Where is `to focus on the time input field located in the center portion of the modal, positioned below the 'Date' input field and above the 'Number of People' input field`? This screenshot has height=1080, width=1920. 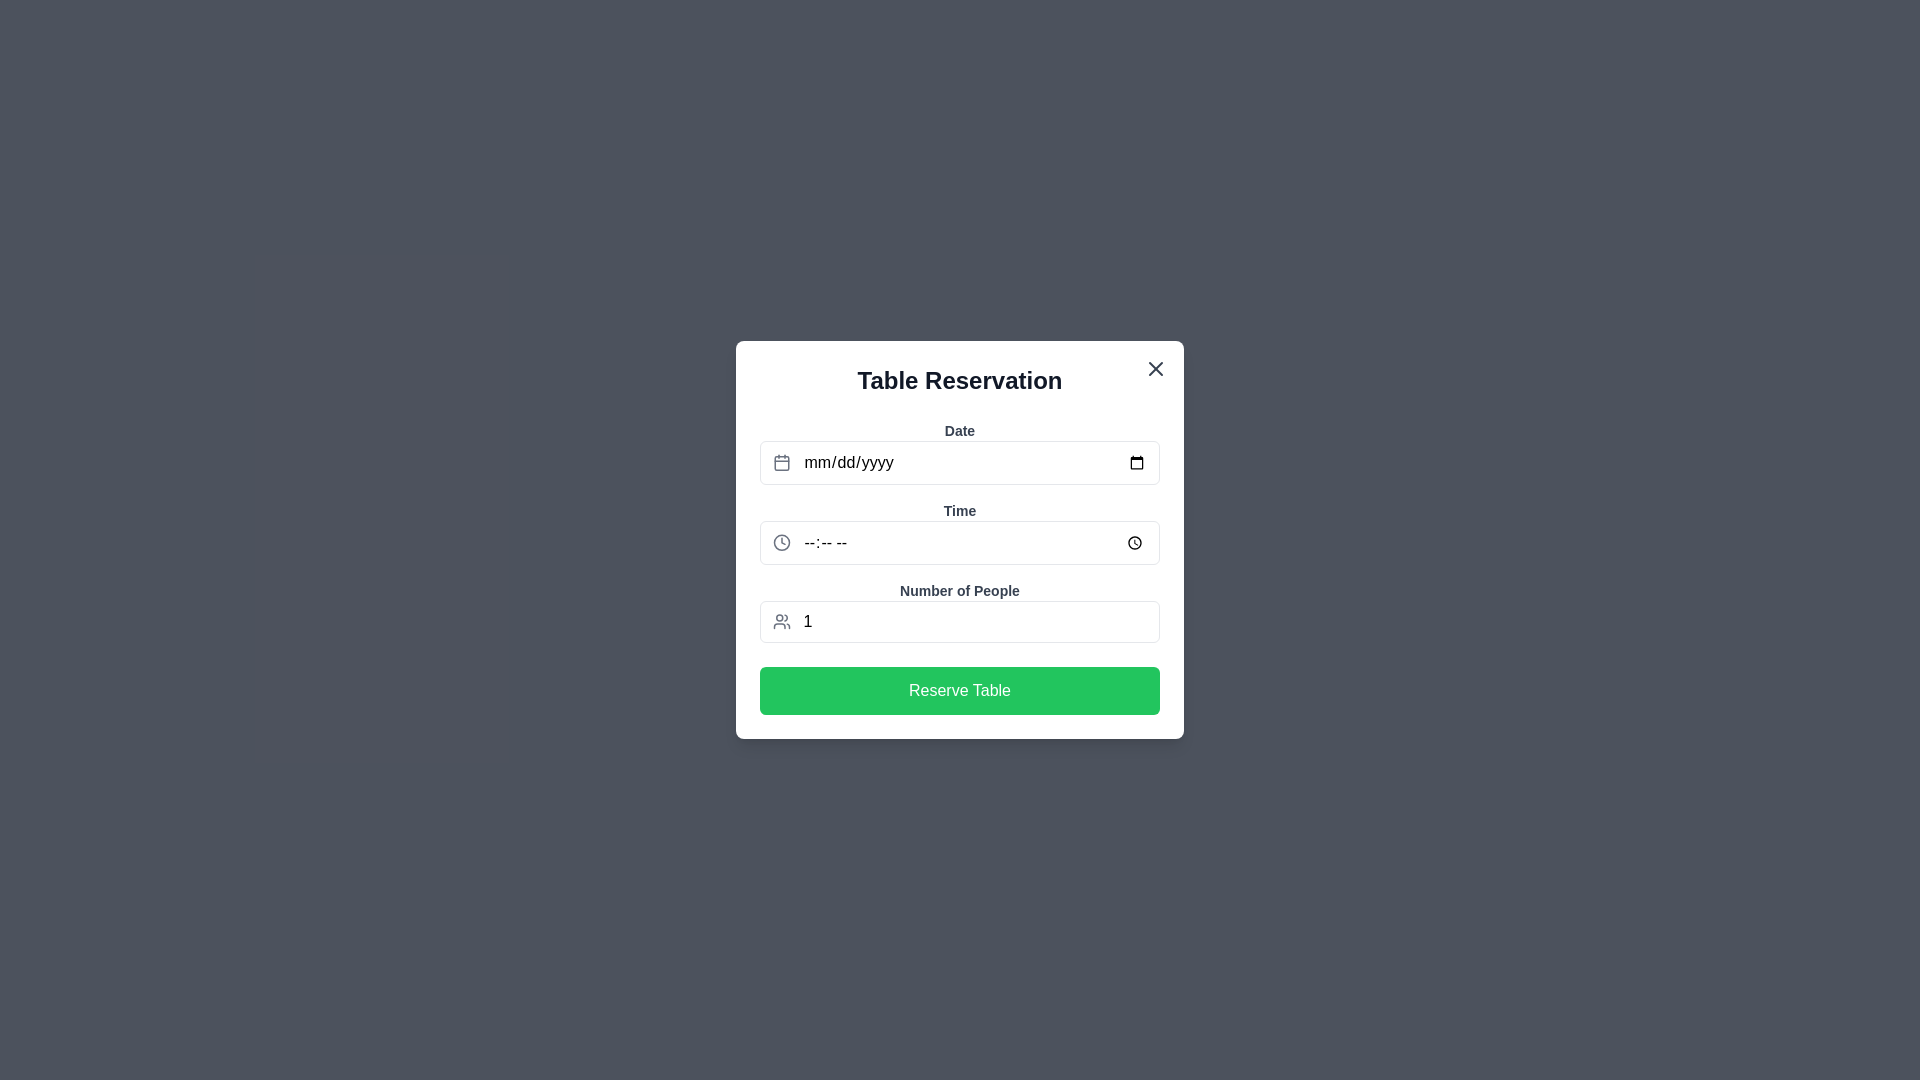 to focus on the time input field located in the center portion of the modal, positioned below the 'Date' input field and above the 'Number of People' input field is located at coordinates (960, 531).